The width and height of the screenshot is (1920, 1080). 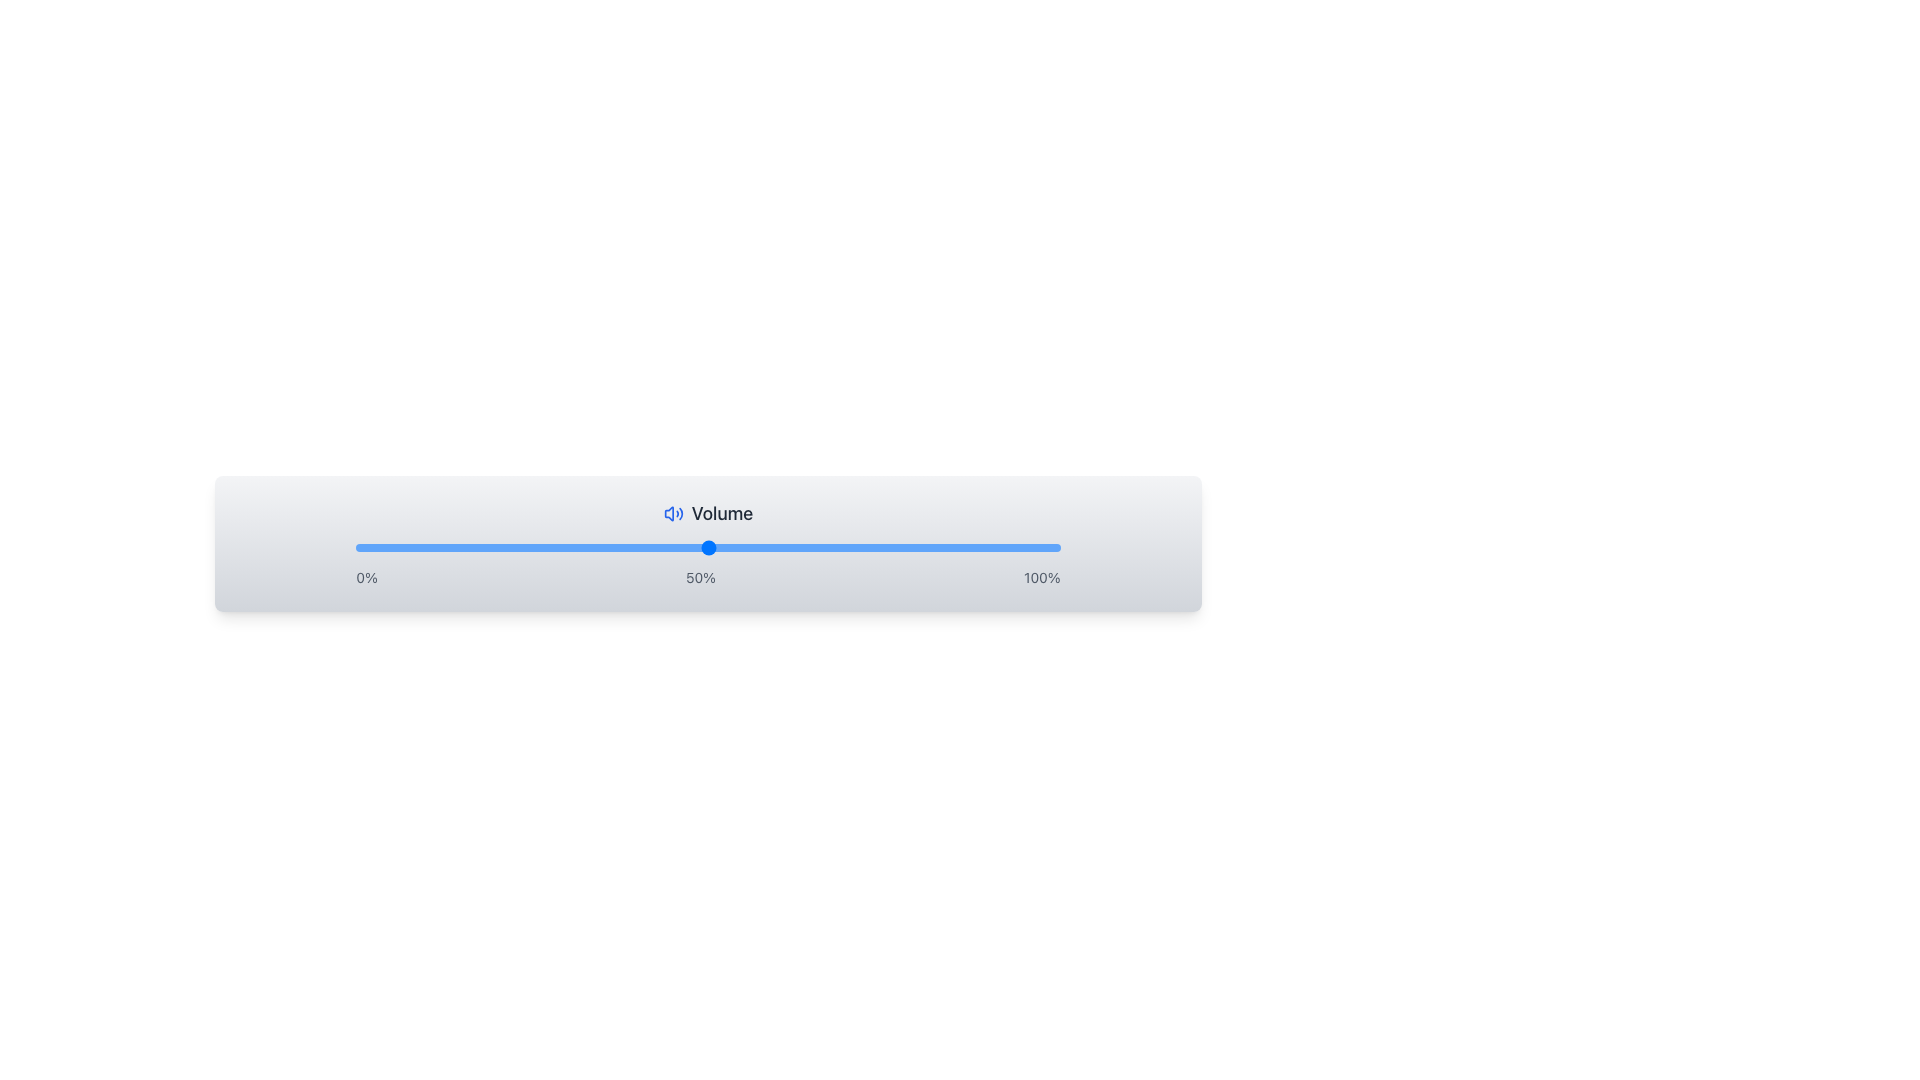 I want to click on the volume, so click(x=510, y=547).